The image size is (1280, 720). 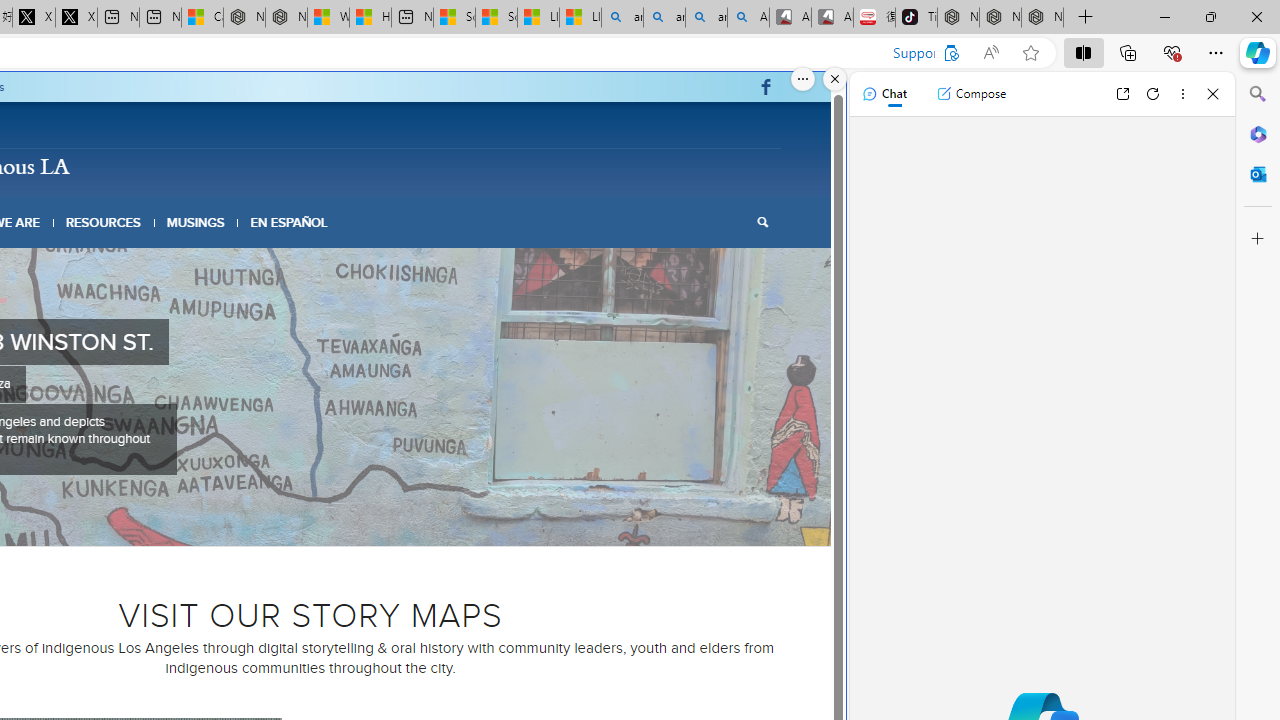 I want to click on 'amazon - Search Images', so click(x=706, y=17).